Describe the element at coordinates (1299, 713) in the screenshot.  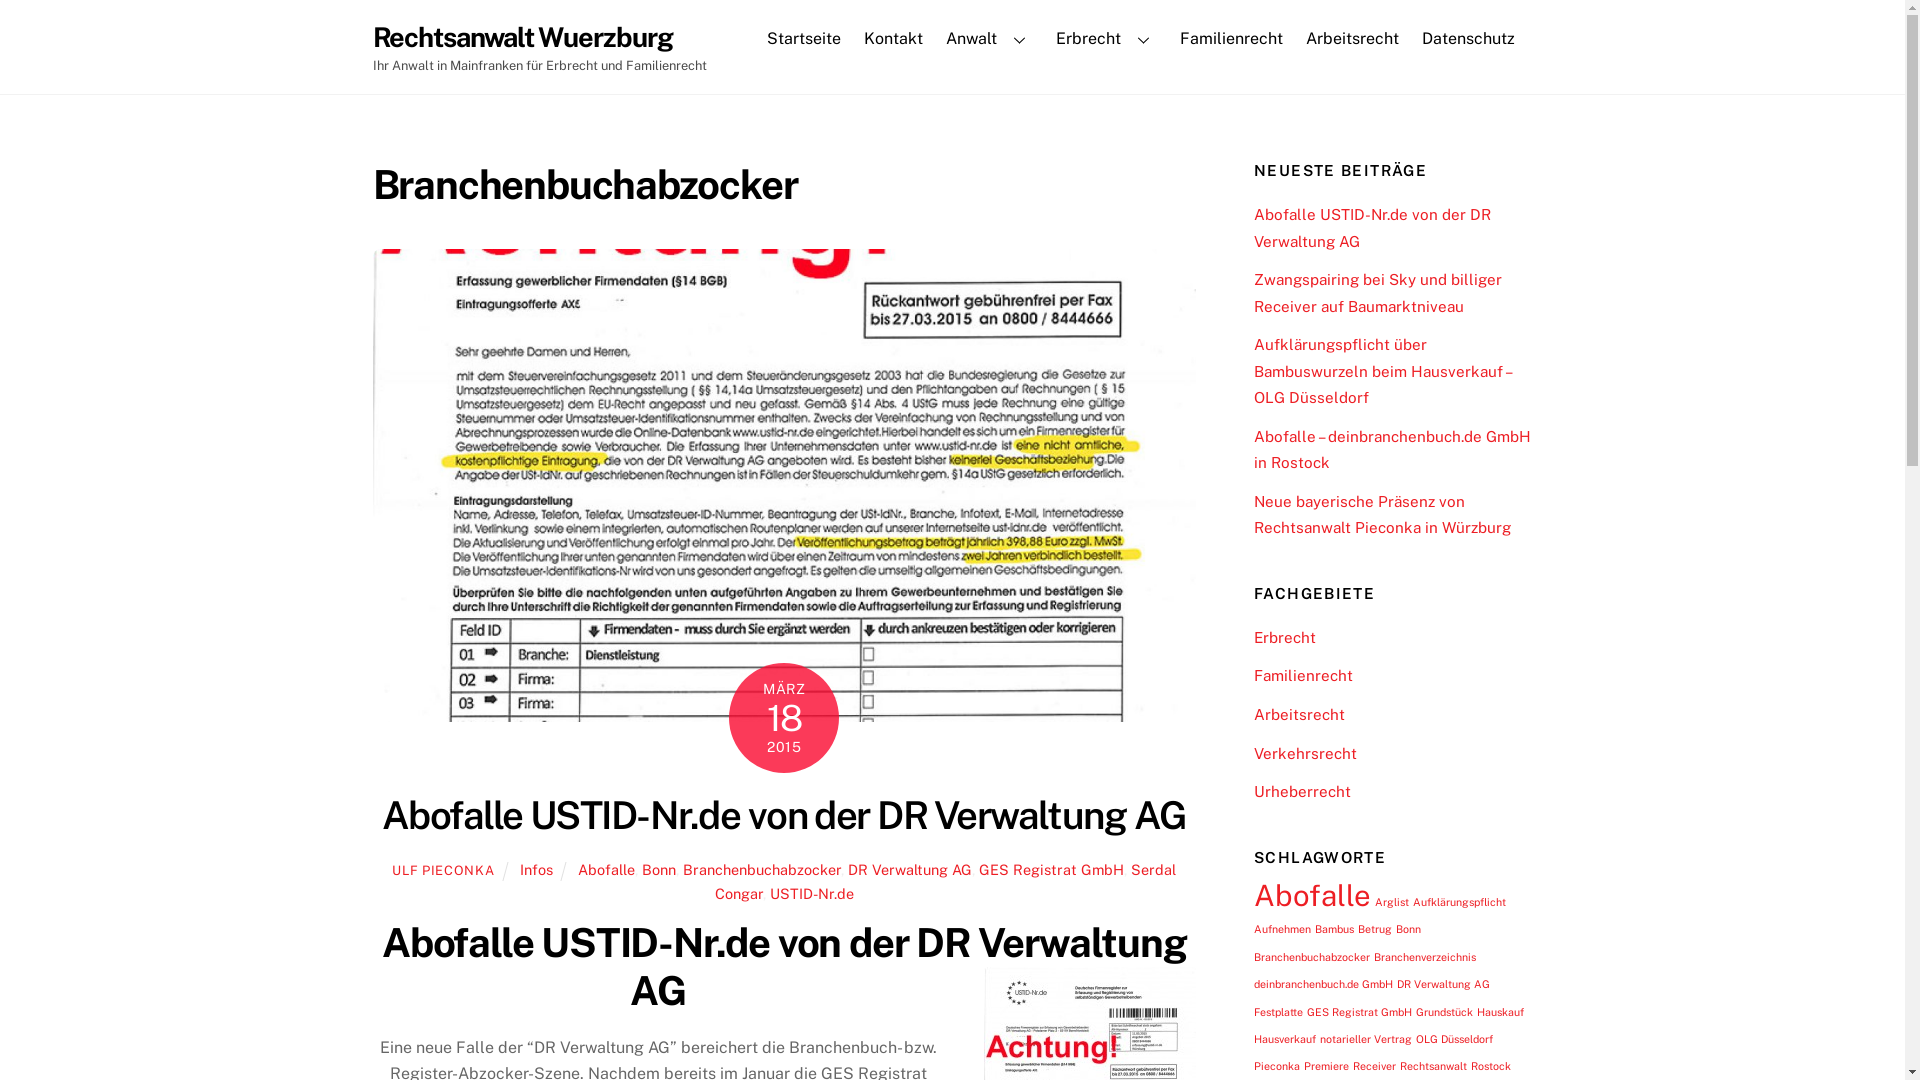
I see `'Arbeitsrecht'` at that location.